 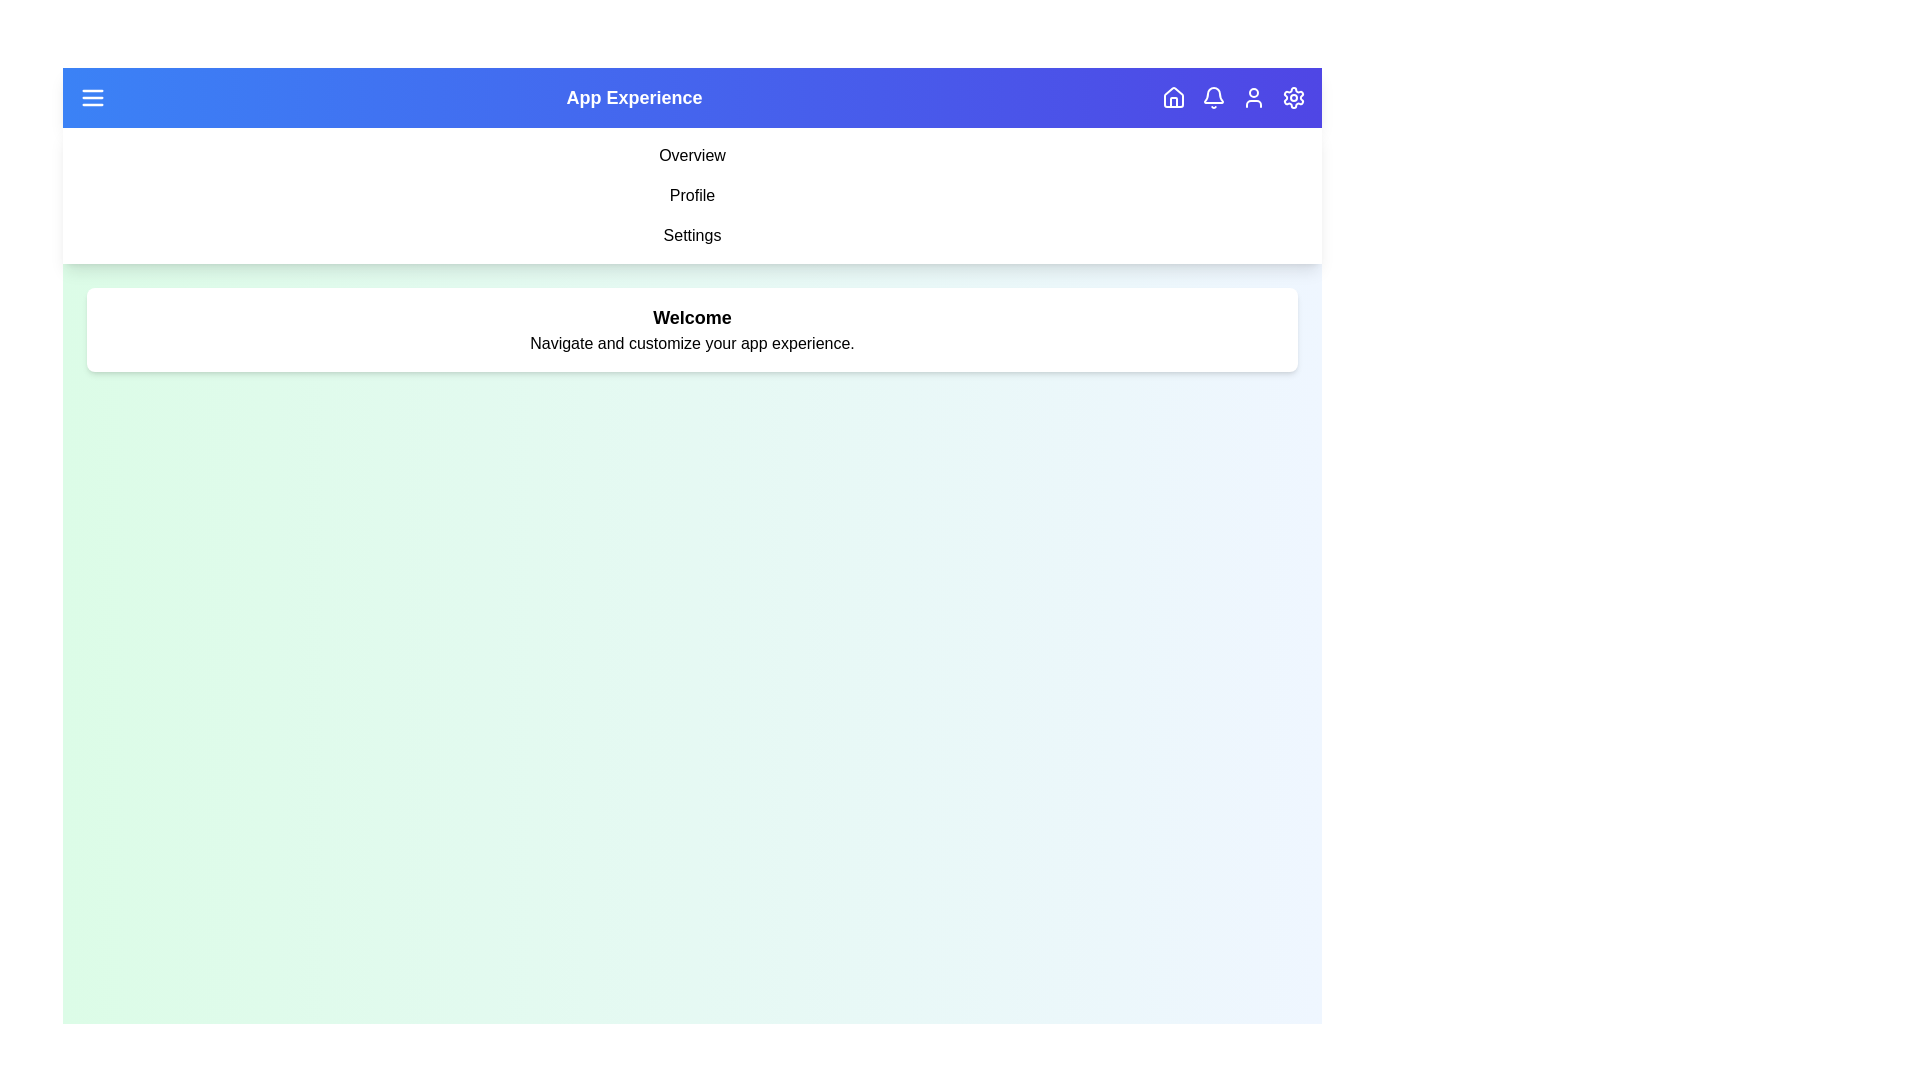 What do you see at coordinates (1252, 97) in the screenshot?
I see `the navigation button corresponding to profile` at bounding box center [1252, 97].